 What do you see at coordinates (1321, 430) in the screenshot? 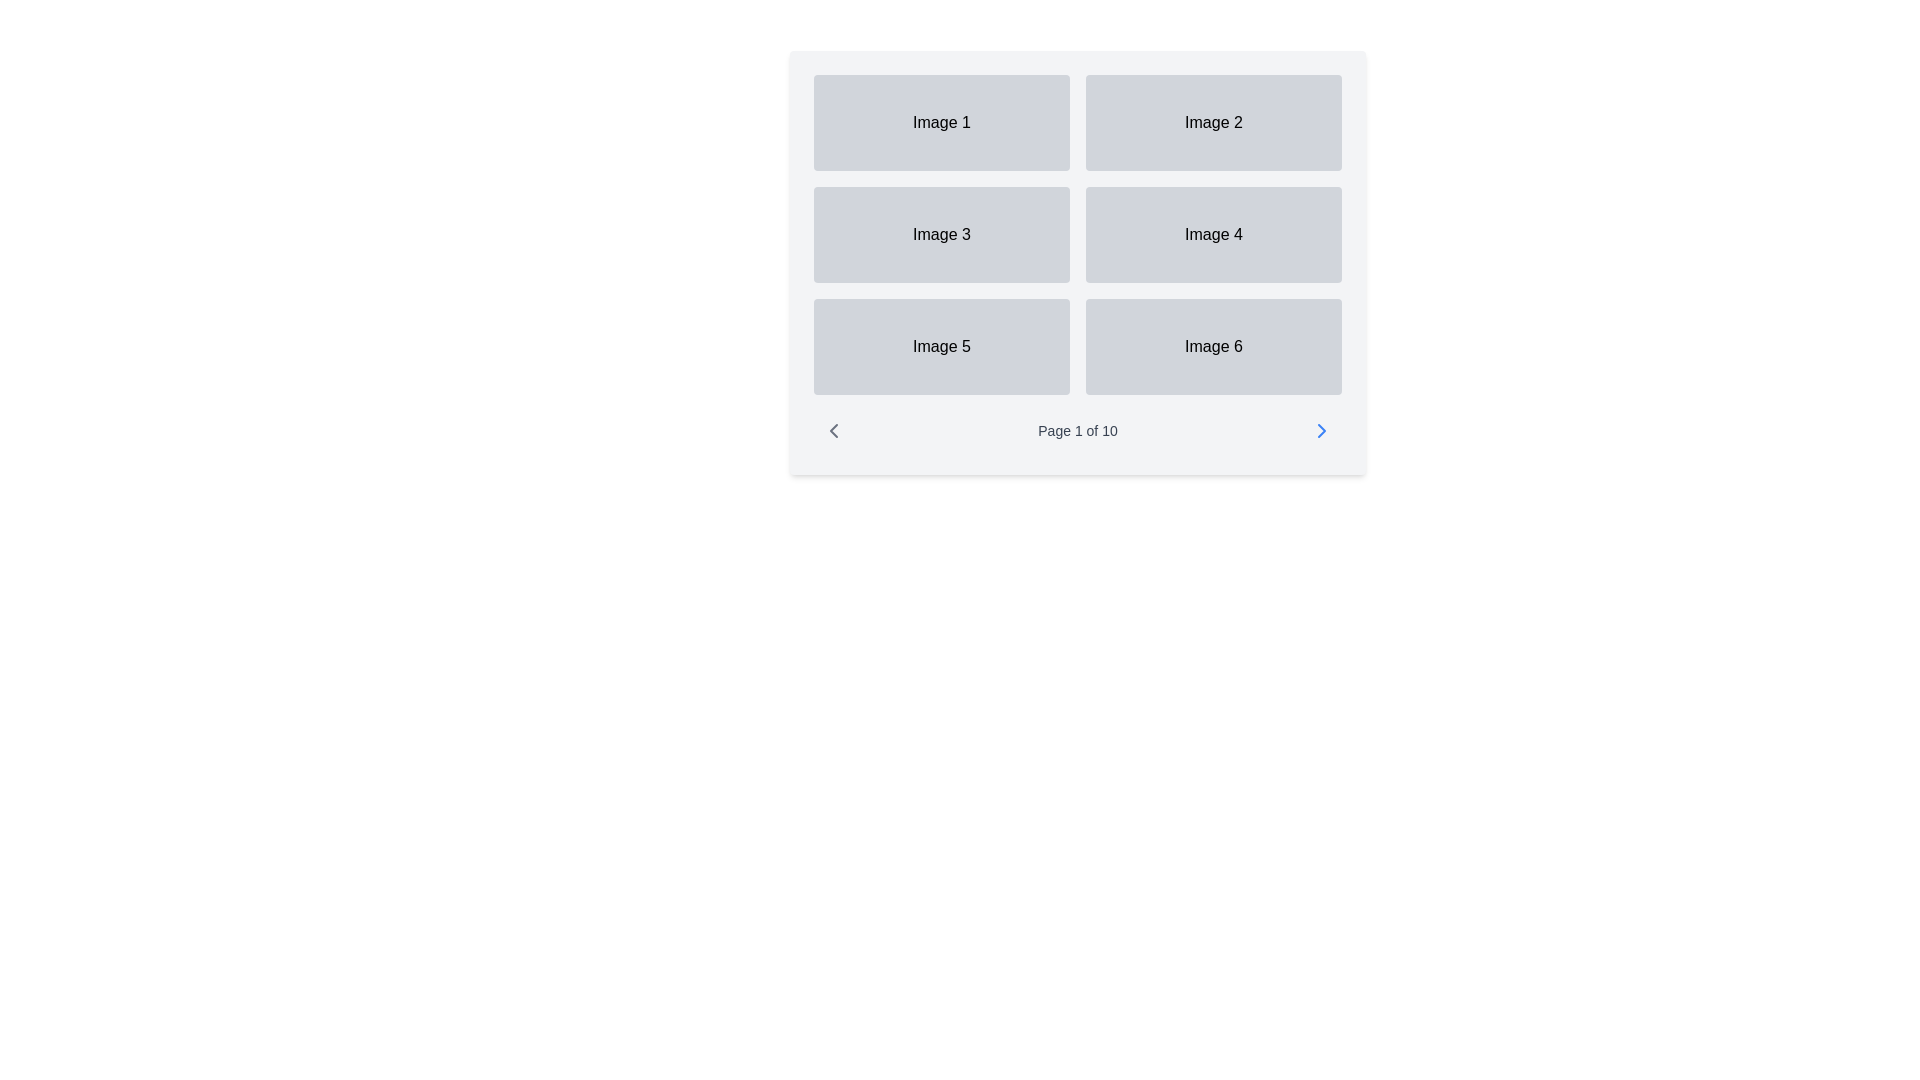
I see `the navigation button located in the bottom-right corner of the interface to move to the next page` at bounding box center [1321, 430].